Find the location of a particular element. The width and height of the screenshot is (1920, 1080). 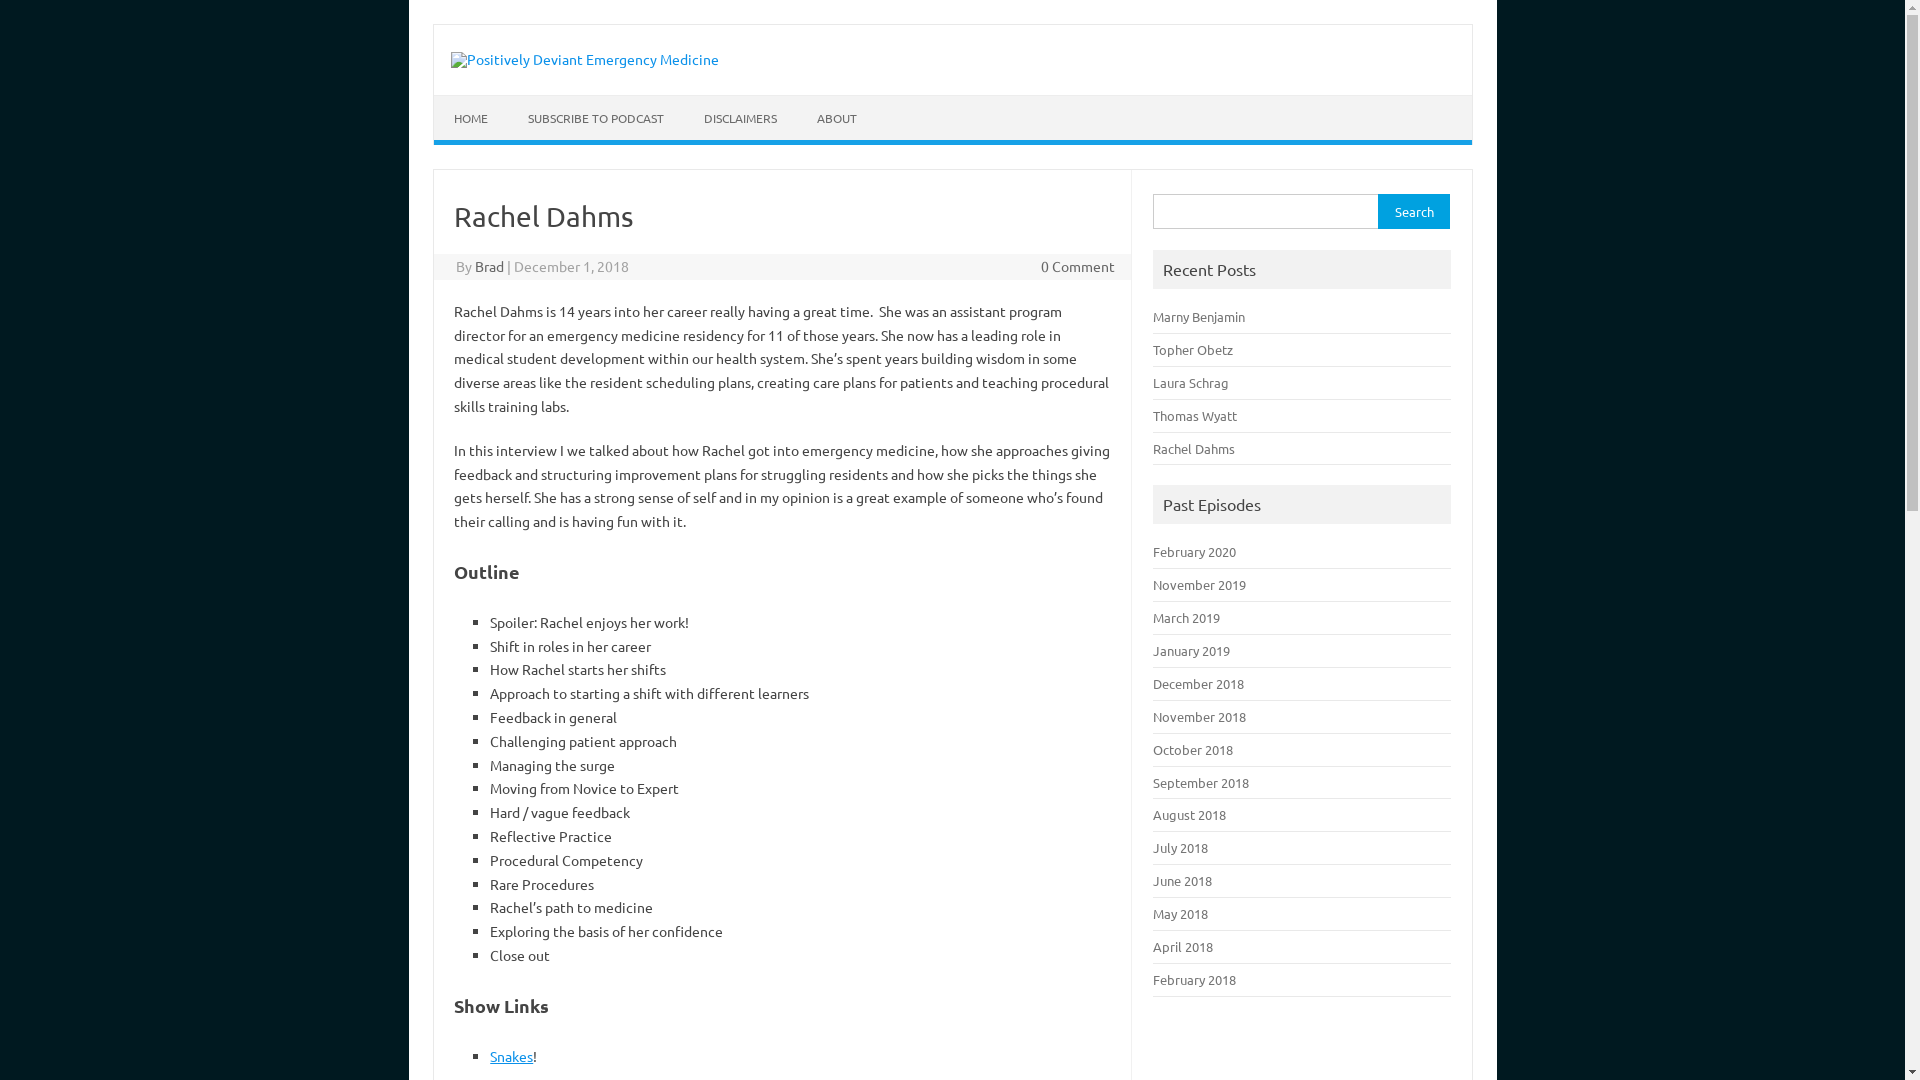

'Snakes' is located at coordinates (511, 1055).